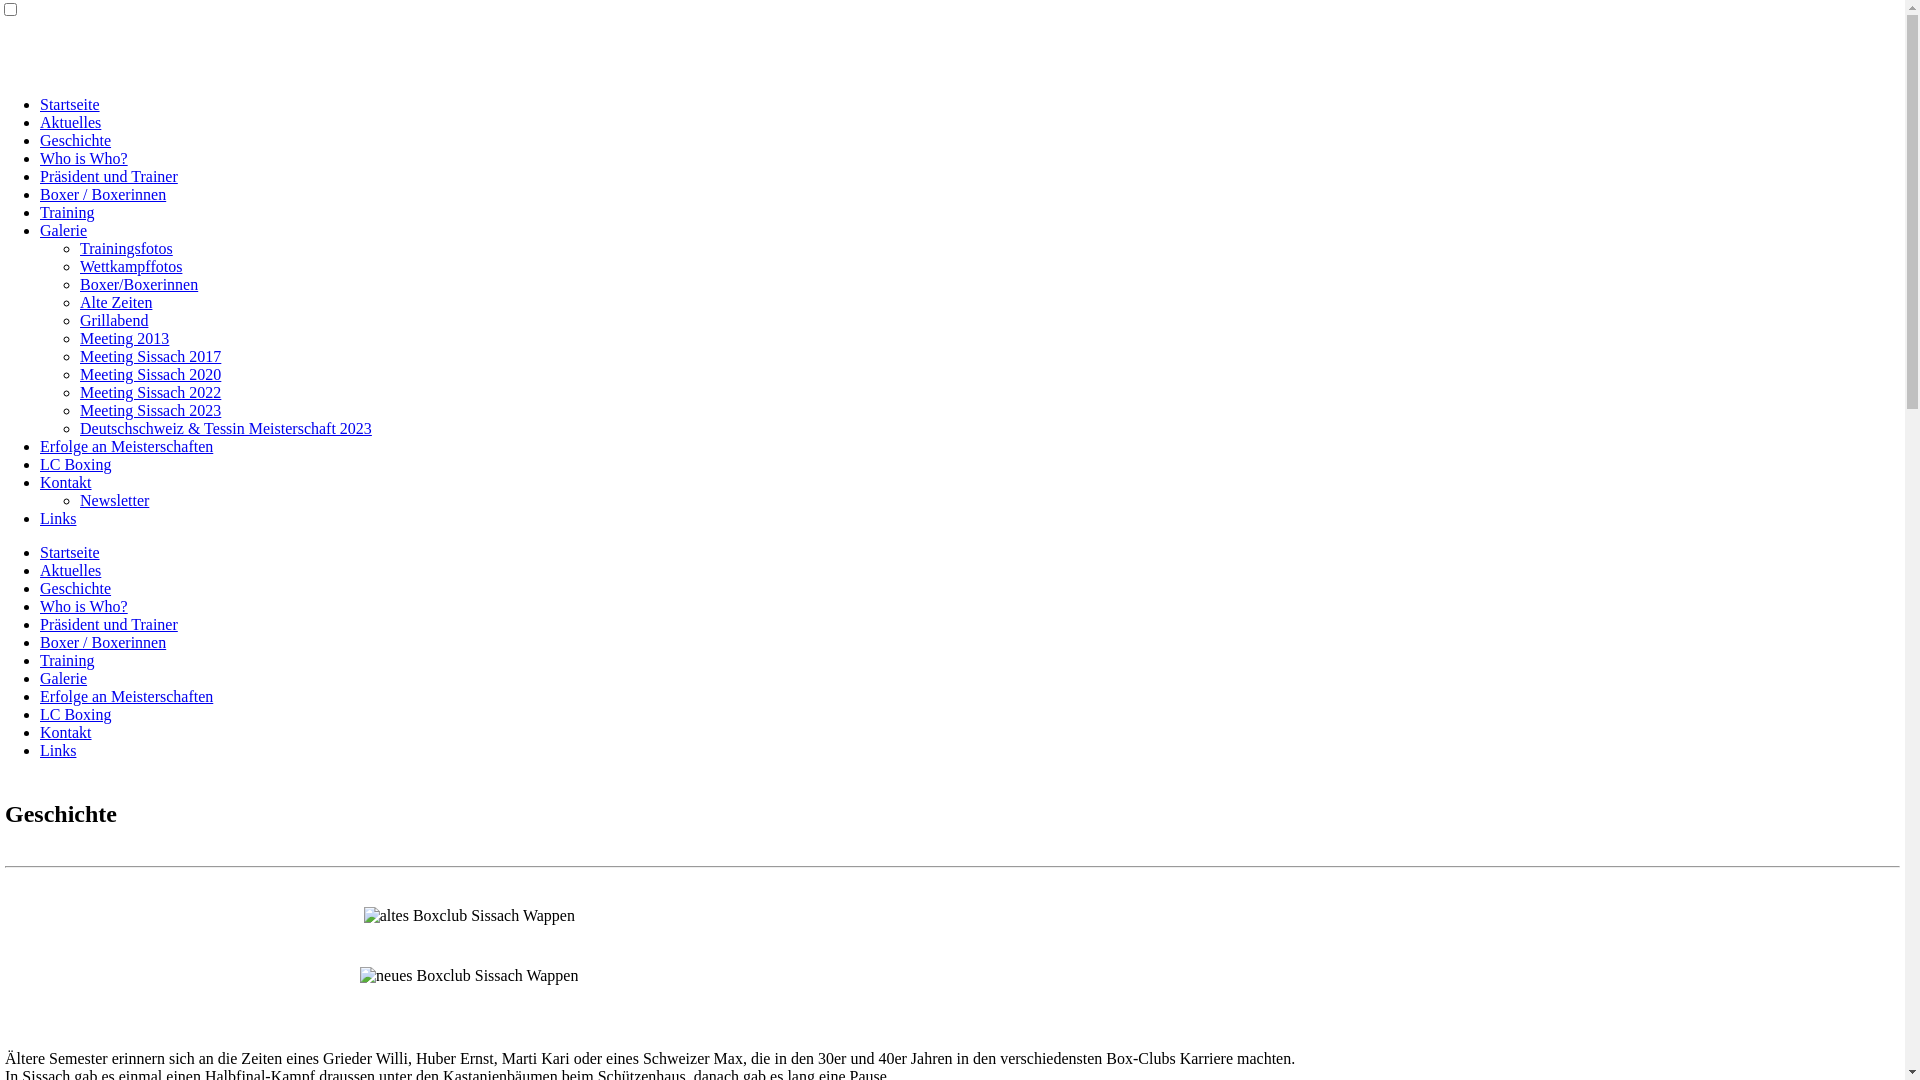  Describe the element at coordinates (63, 677) in the screenshot. I see `'Galerie'` at that location.